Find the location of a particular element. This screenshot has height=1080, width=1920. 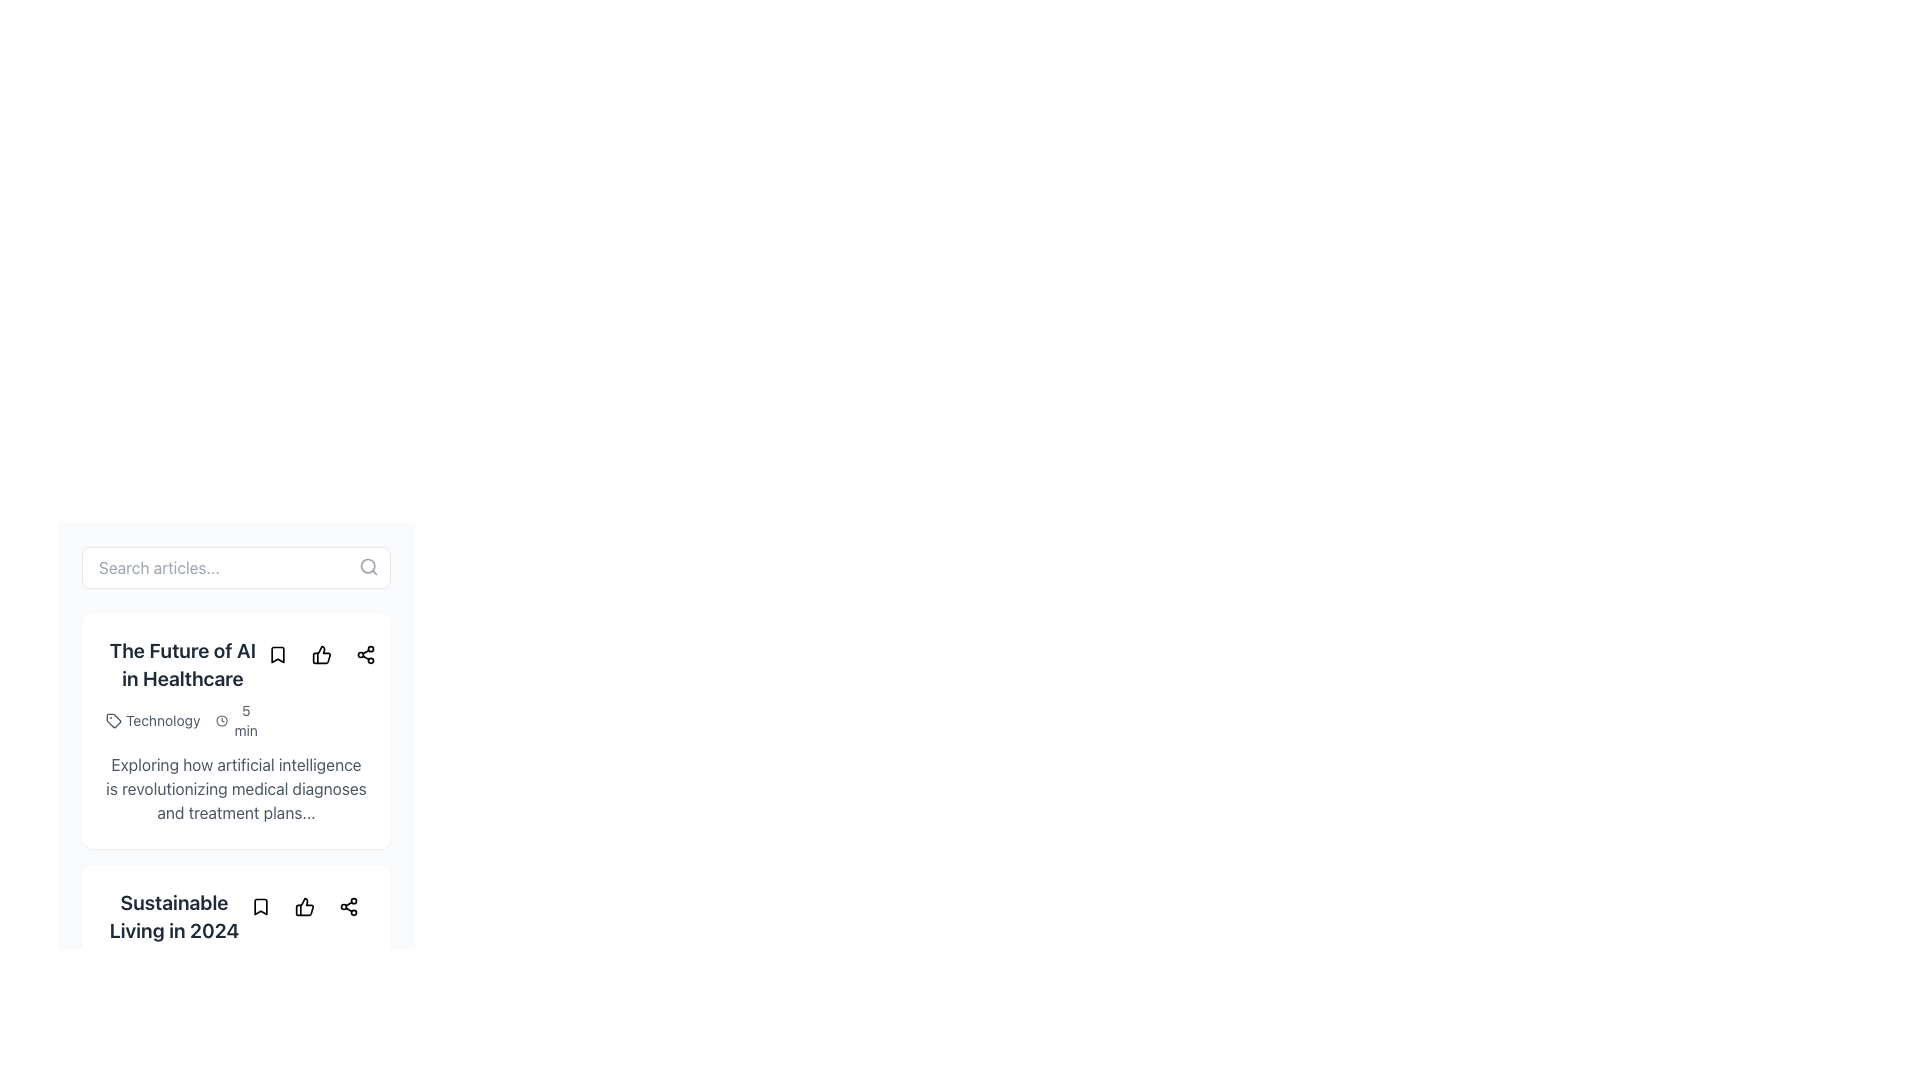

the third circular button with a share icon at the bottom-right corner of the 'Sustainable Living in 2024' card to trigger hover effects is located at coordinates (349, 906).